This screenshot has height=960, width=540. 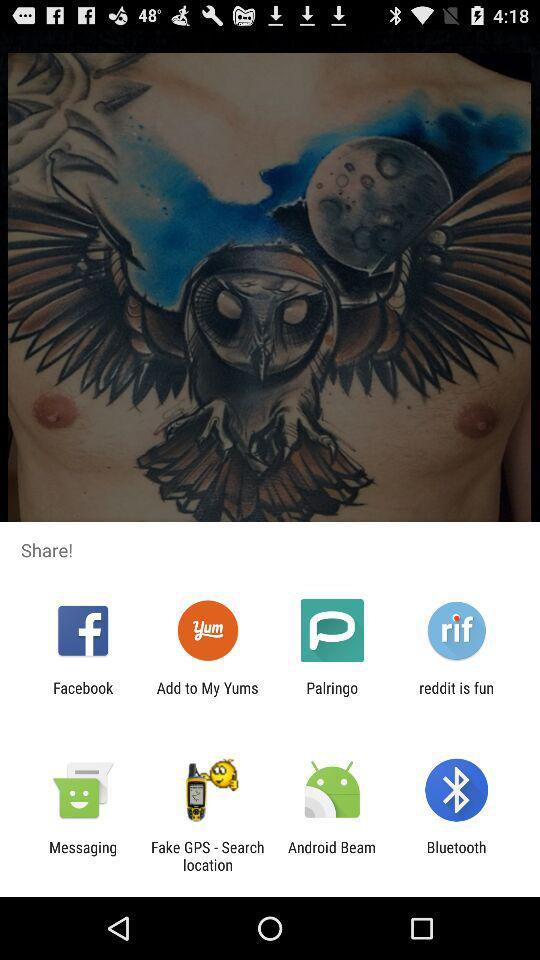 I want to click on item next to add to my app, so click(x=82, y=696).